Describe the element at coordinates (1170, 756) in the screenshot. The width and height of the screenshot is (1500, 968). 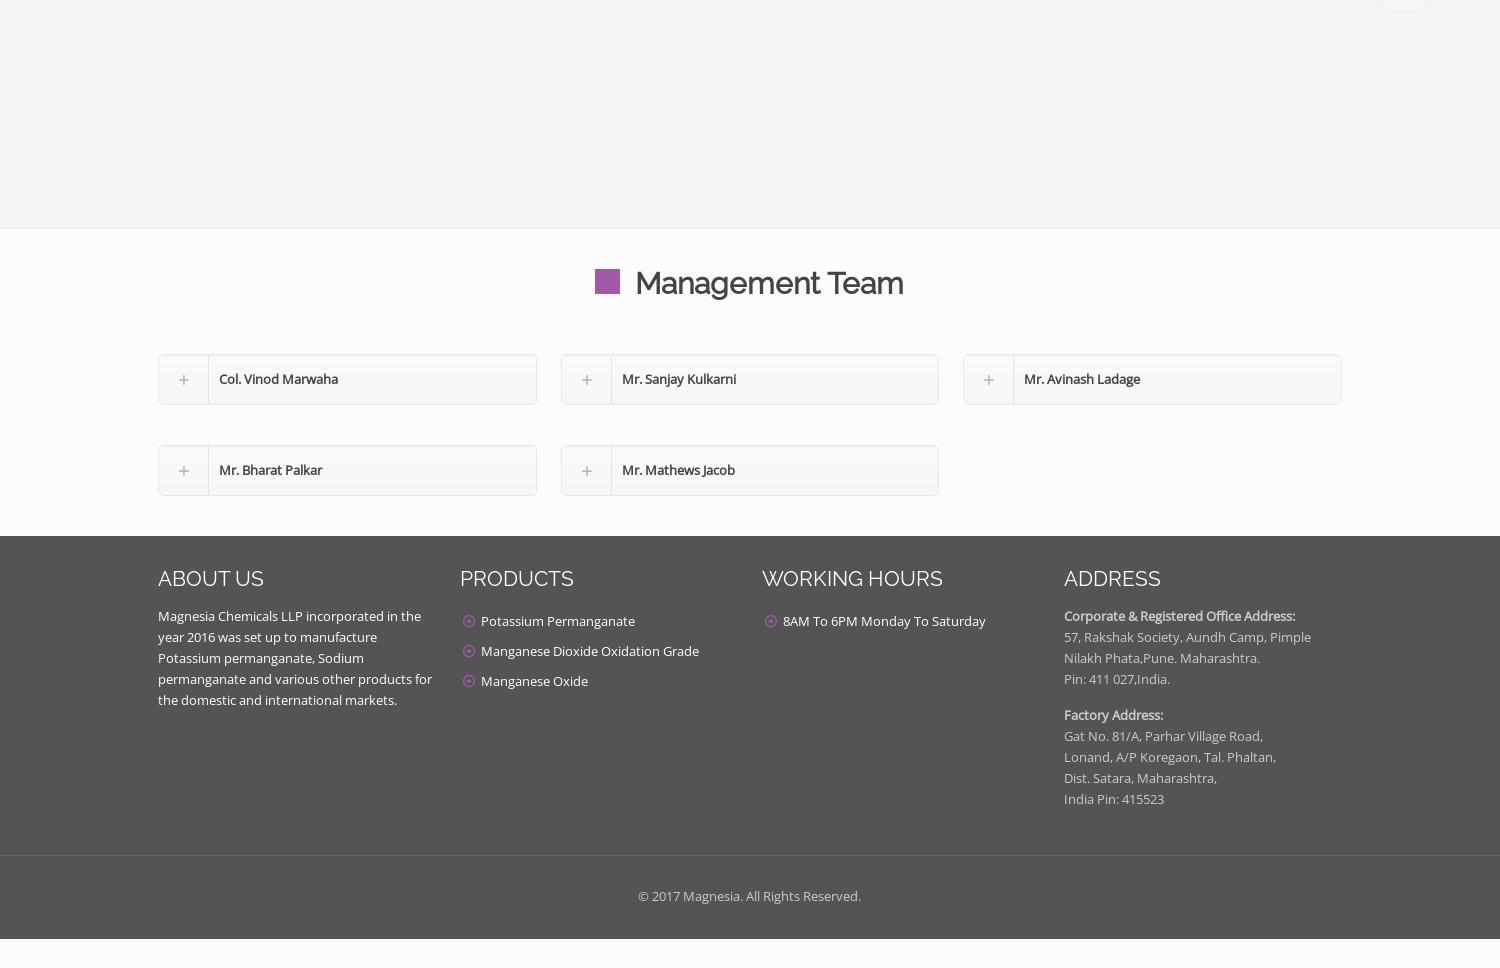
I see `'Lonand, A/P Koregaon, Tal. Phaltan,'` at that location.